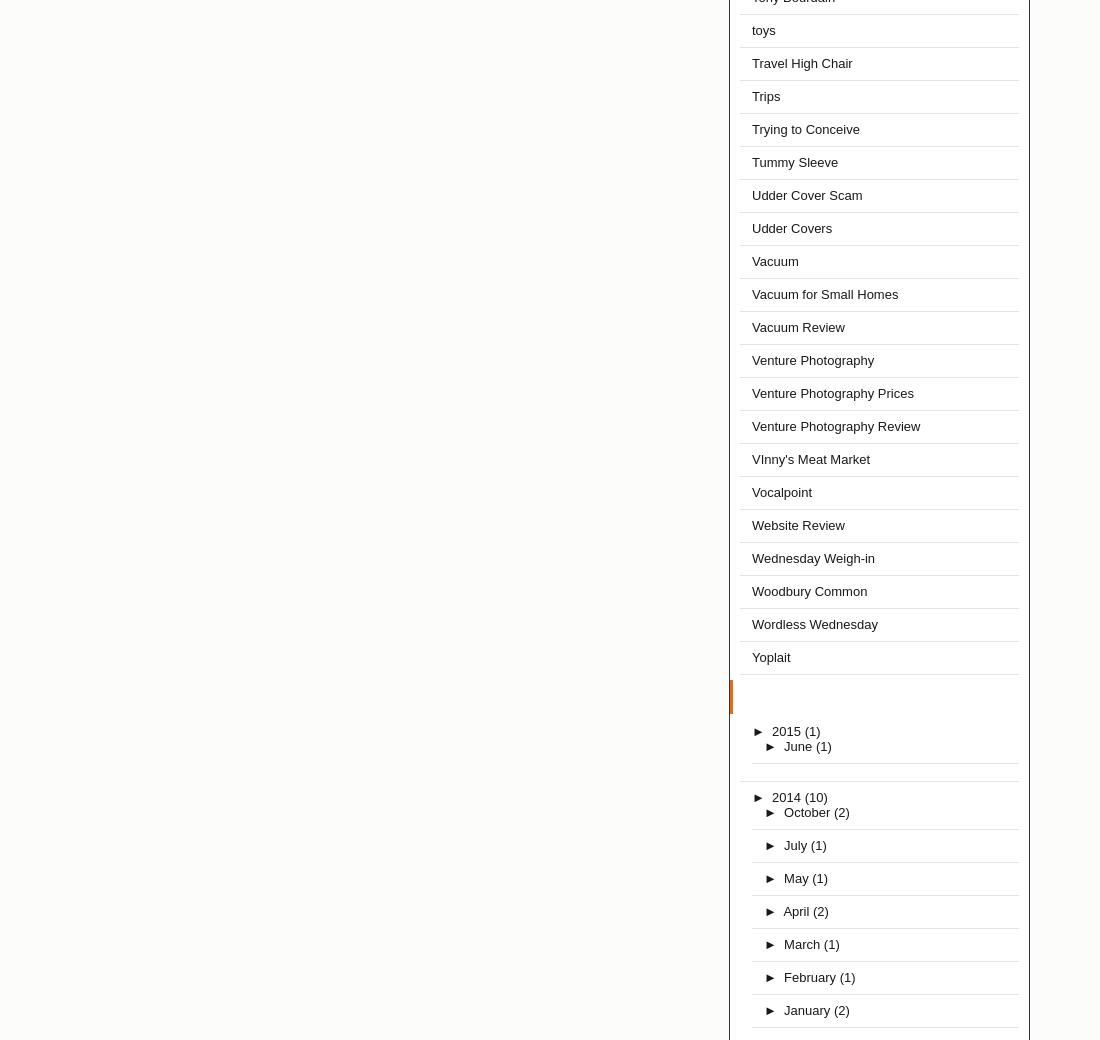 The width and height of the screenshot is (1100, 1040). What do you see at coordinates (803, 944) in the screenshot?
I see `'March'` at bounding box center [803, 944].